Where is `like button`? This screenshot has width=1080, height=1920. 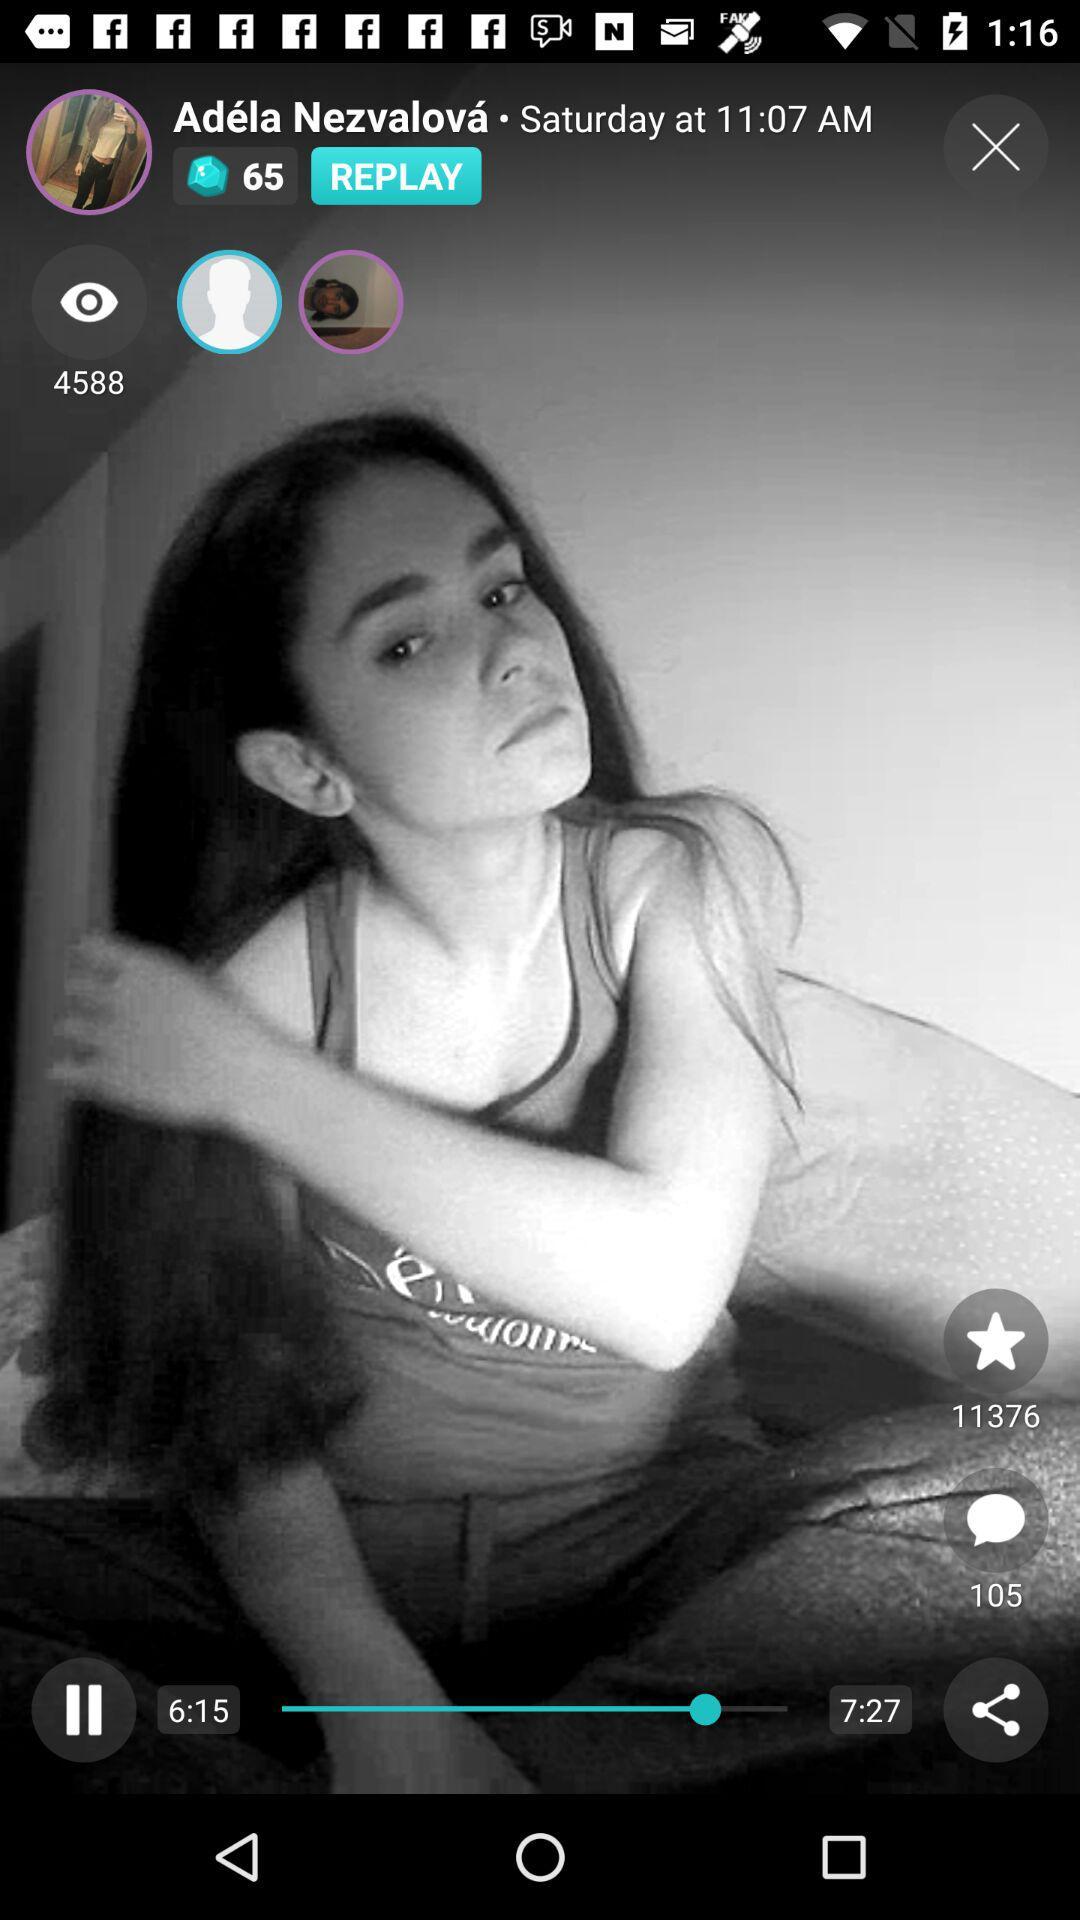
like button is located at coordinates (995, 1340).